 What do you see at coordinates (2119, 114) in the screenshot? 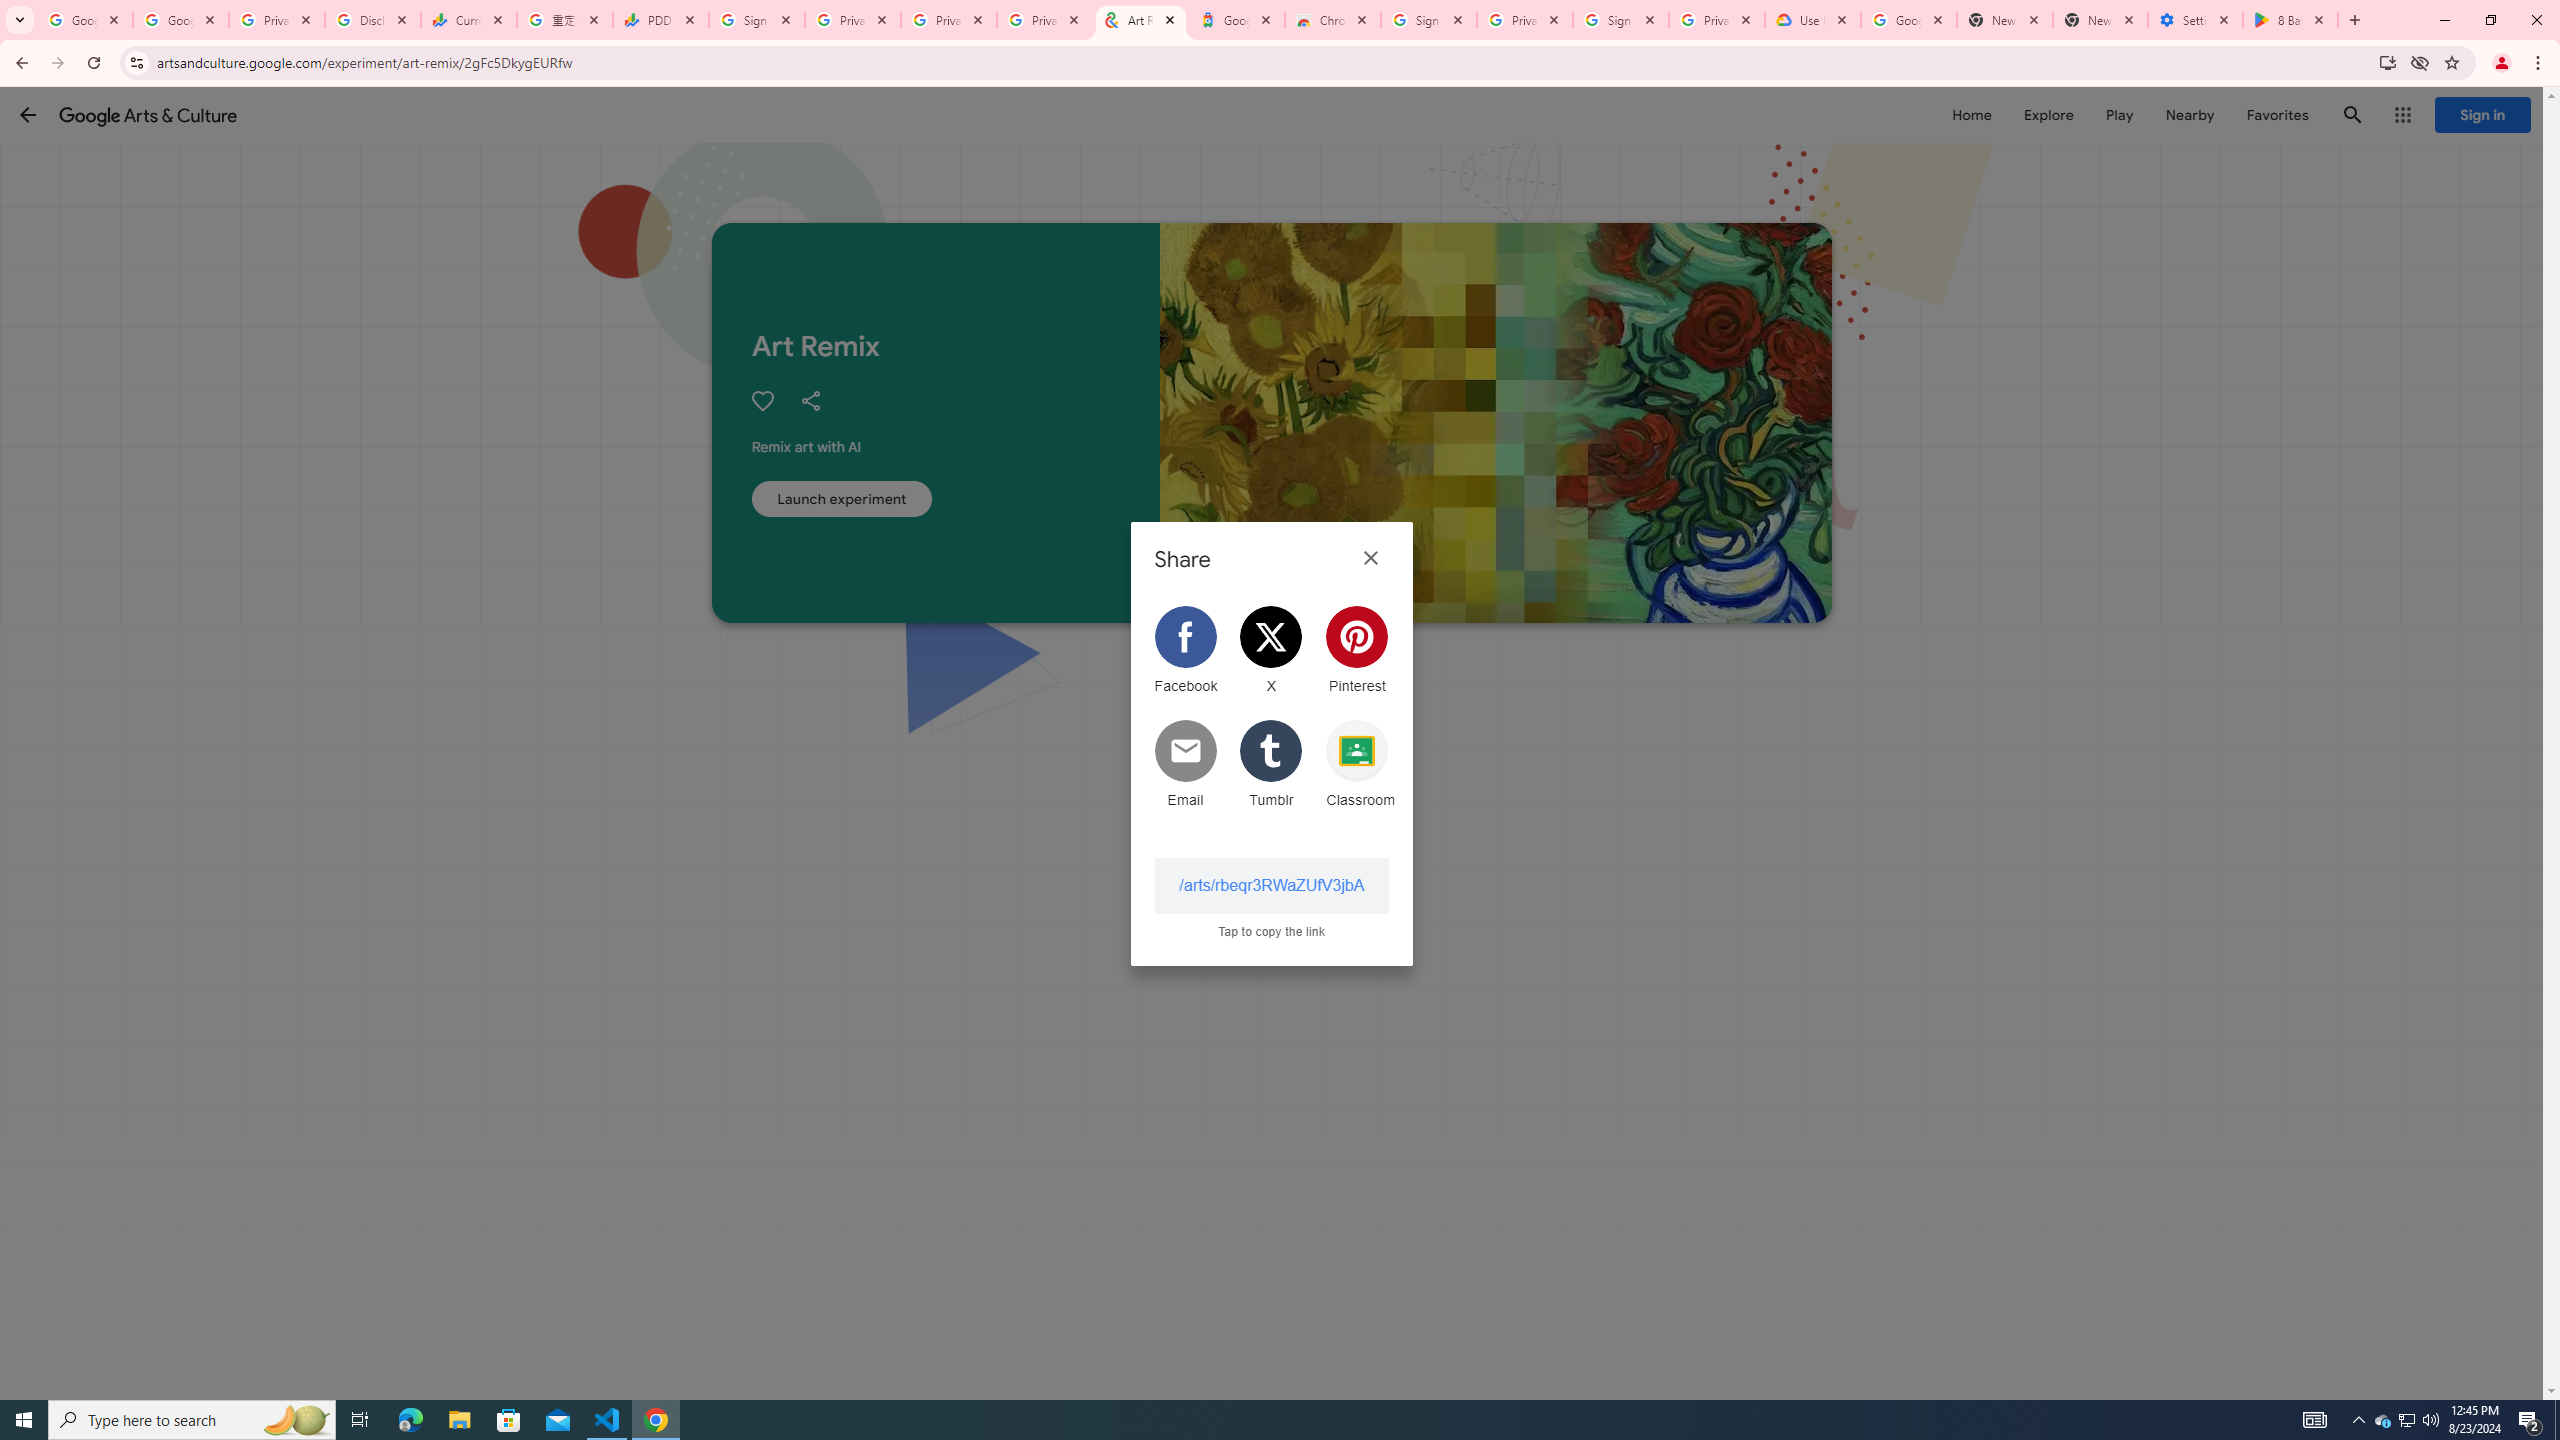
I see `'Play'` at bounding box center [2119, 114].